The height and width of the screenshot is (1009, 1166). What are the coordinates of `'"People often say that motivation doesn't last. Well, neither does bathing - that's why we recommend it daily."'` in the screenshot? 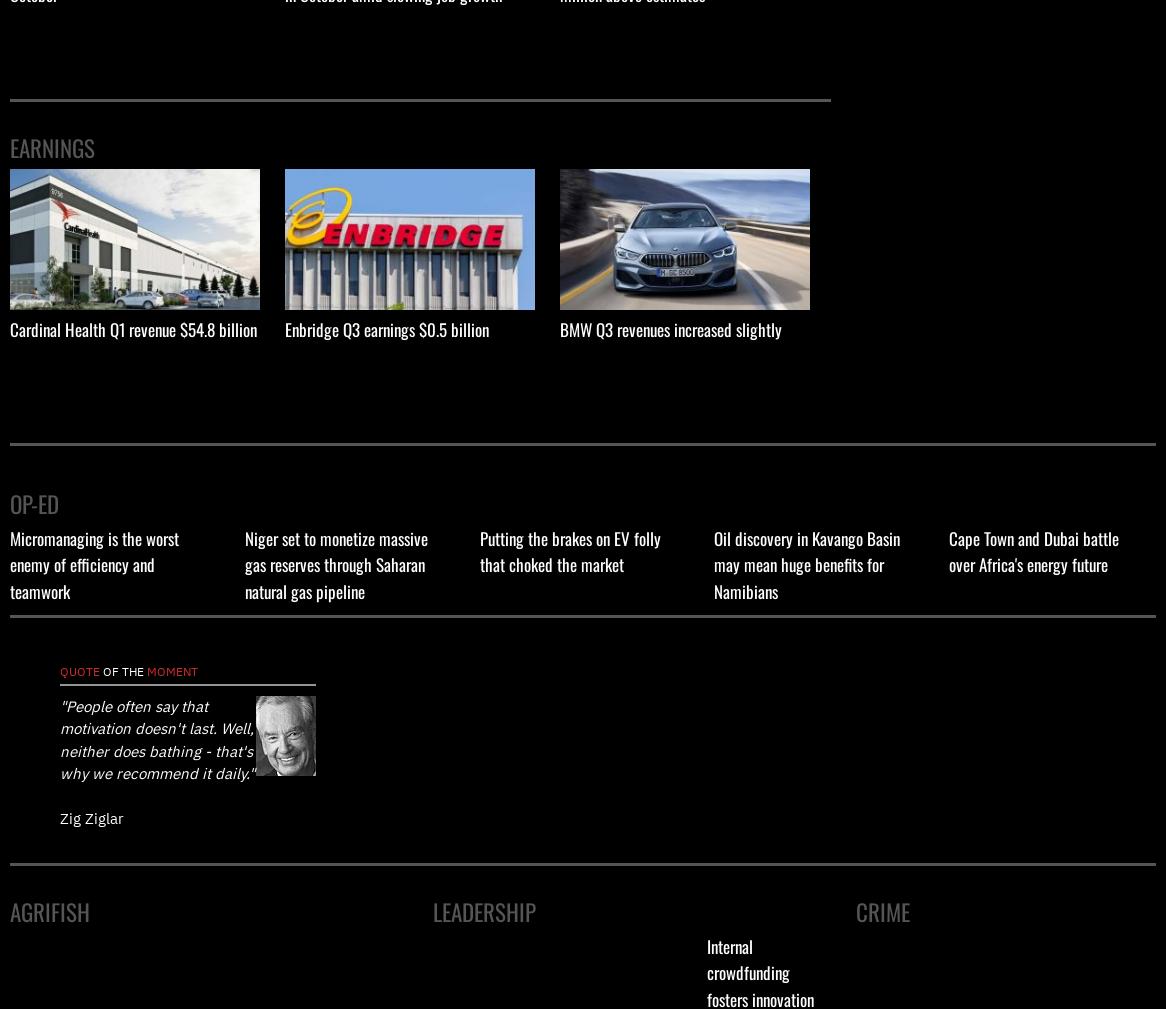 It's located at (157, 739).